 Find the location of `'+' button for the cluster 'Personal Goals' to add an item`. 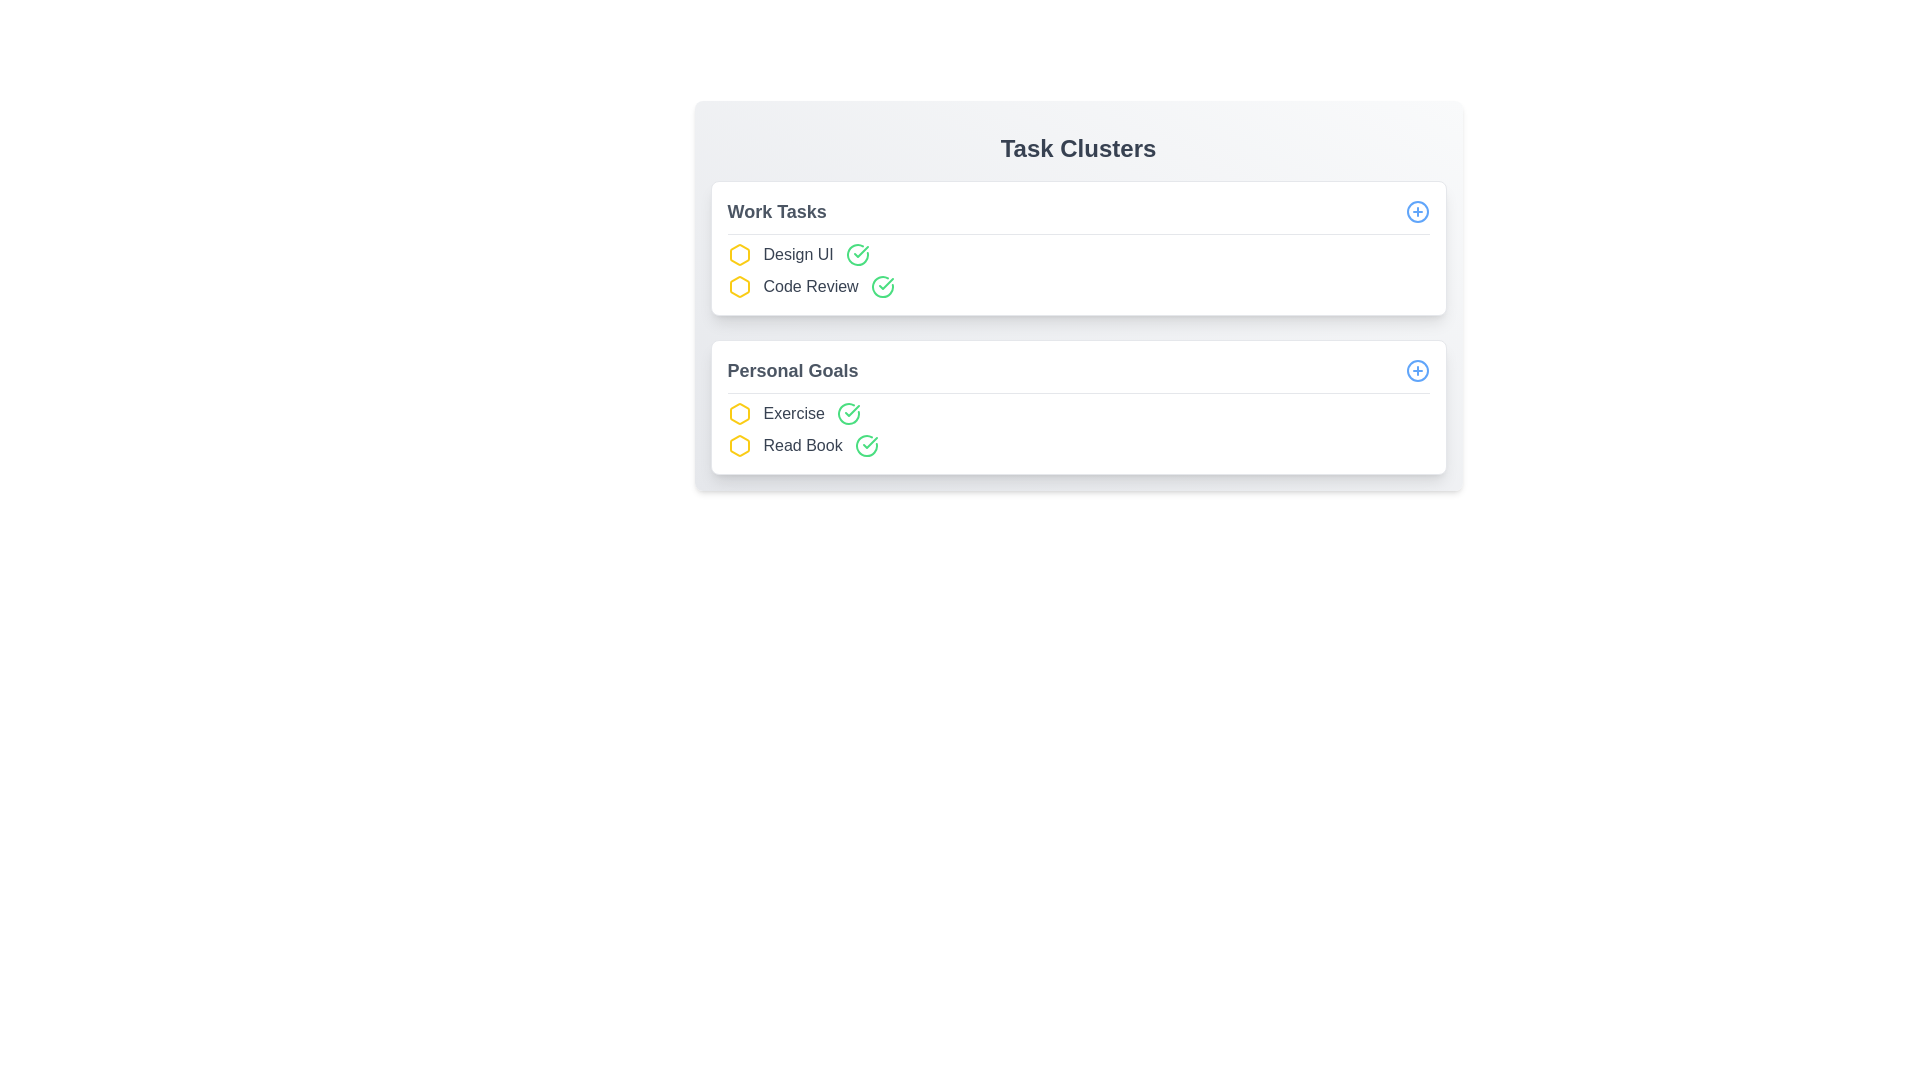

'+' button for the cluster 'Personal Goals' to add an item is located at coordinates (1416, 370).